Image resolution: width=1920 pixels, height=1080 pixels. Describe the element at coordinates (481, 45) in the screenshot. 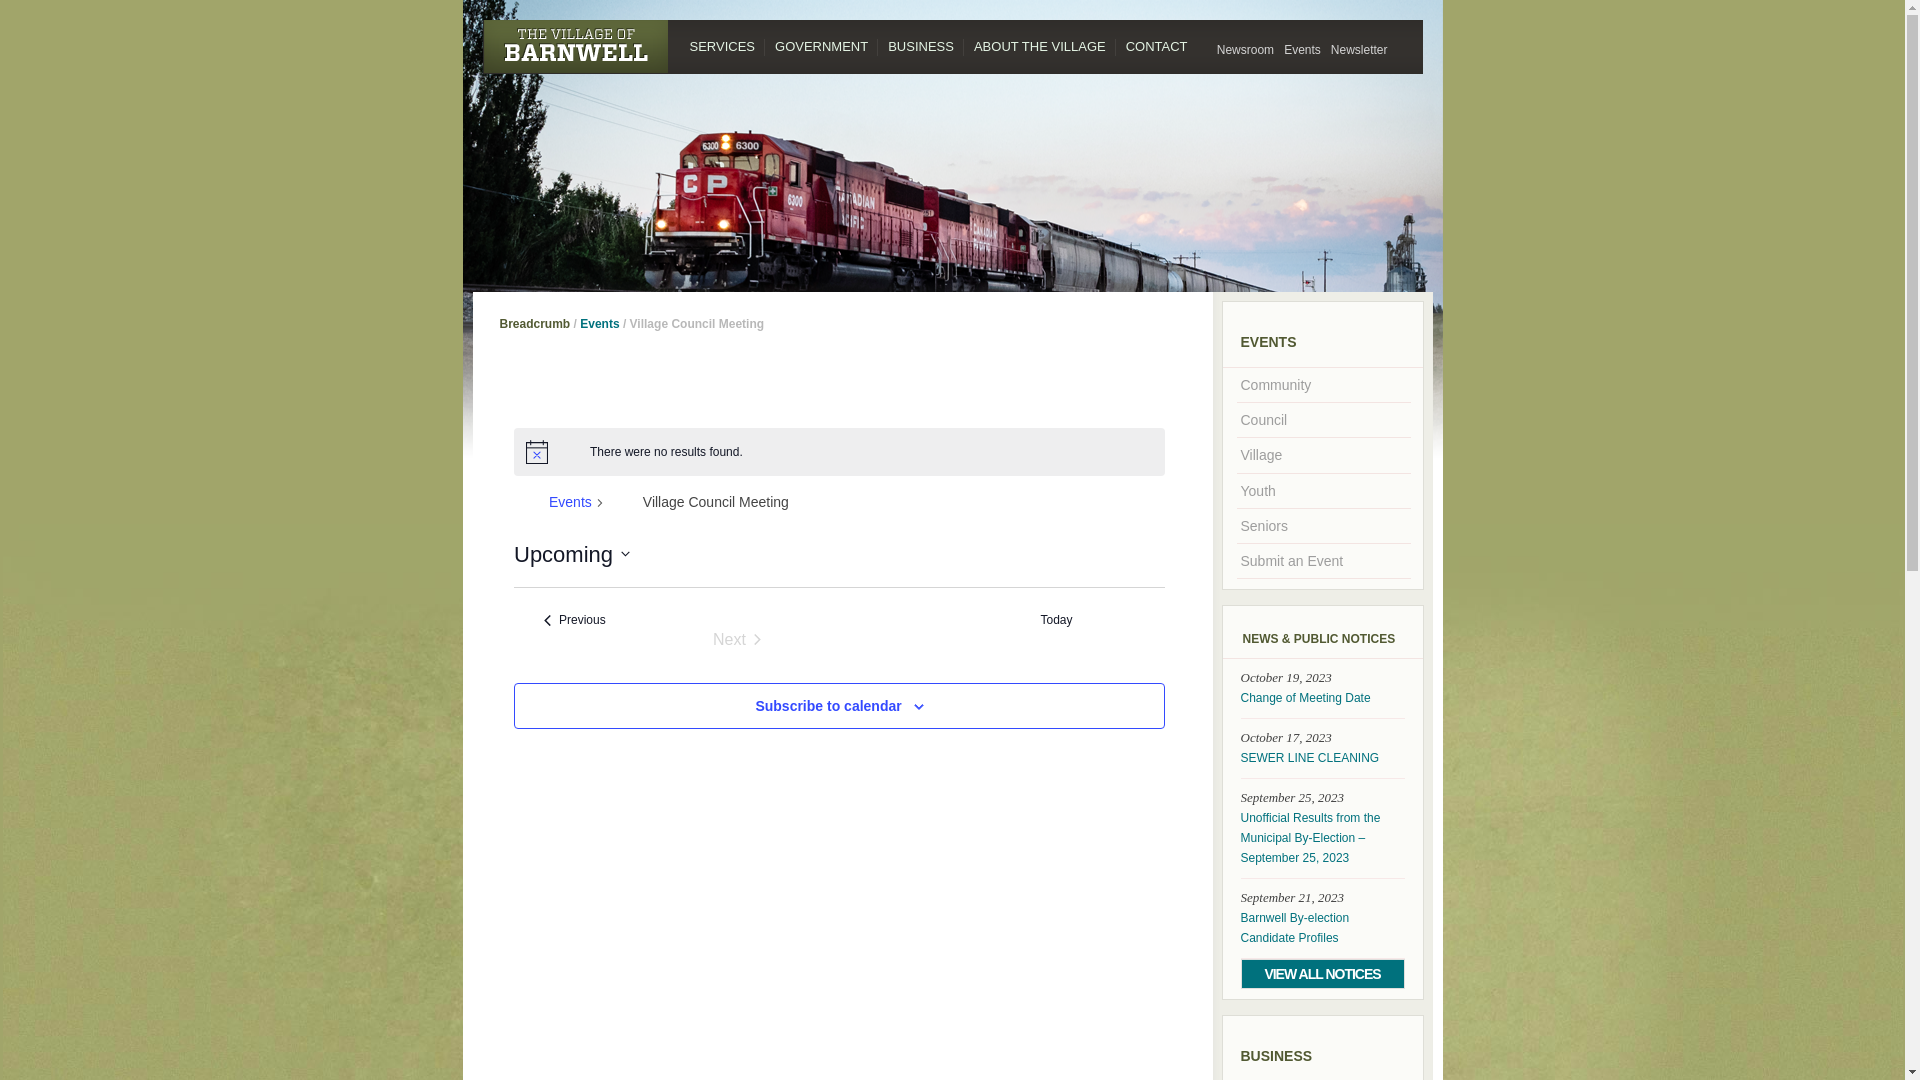

I see `'Village of Barnwell'` at that location.